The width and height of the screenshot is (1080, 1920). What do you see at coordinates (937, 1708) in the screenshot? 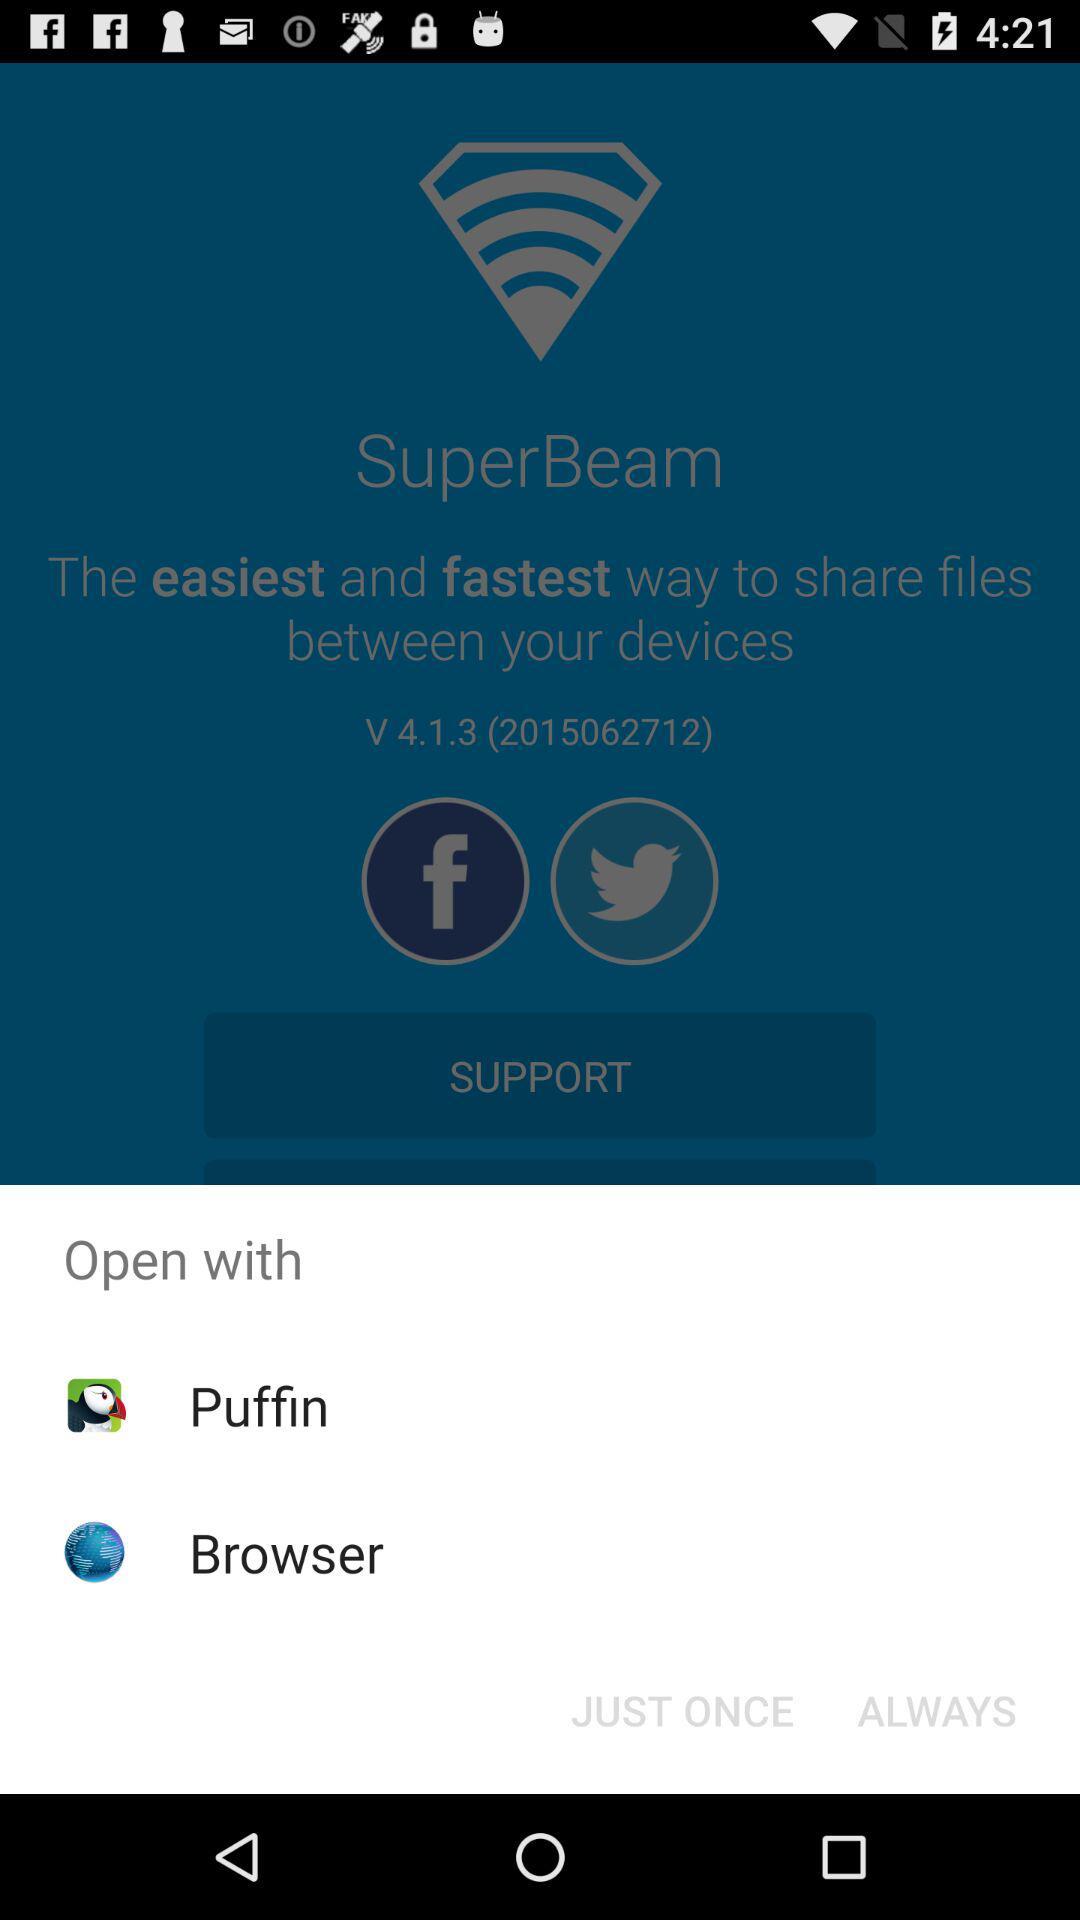
I see `the icon to the right of the just once icon` at bounding box center [937, 1708].